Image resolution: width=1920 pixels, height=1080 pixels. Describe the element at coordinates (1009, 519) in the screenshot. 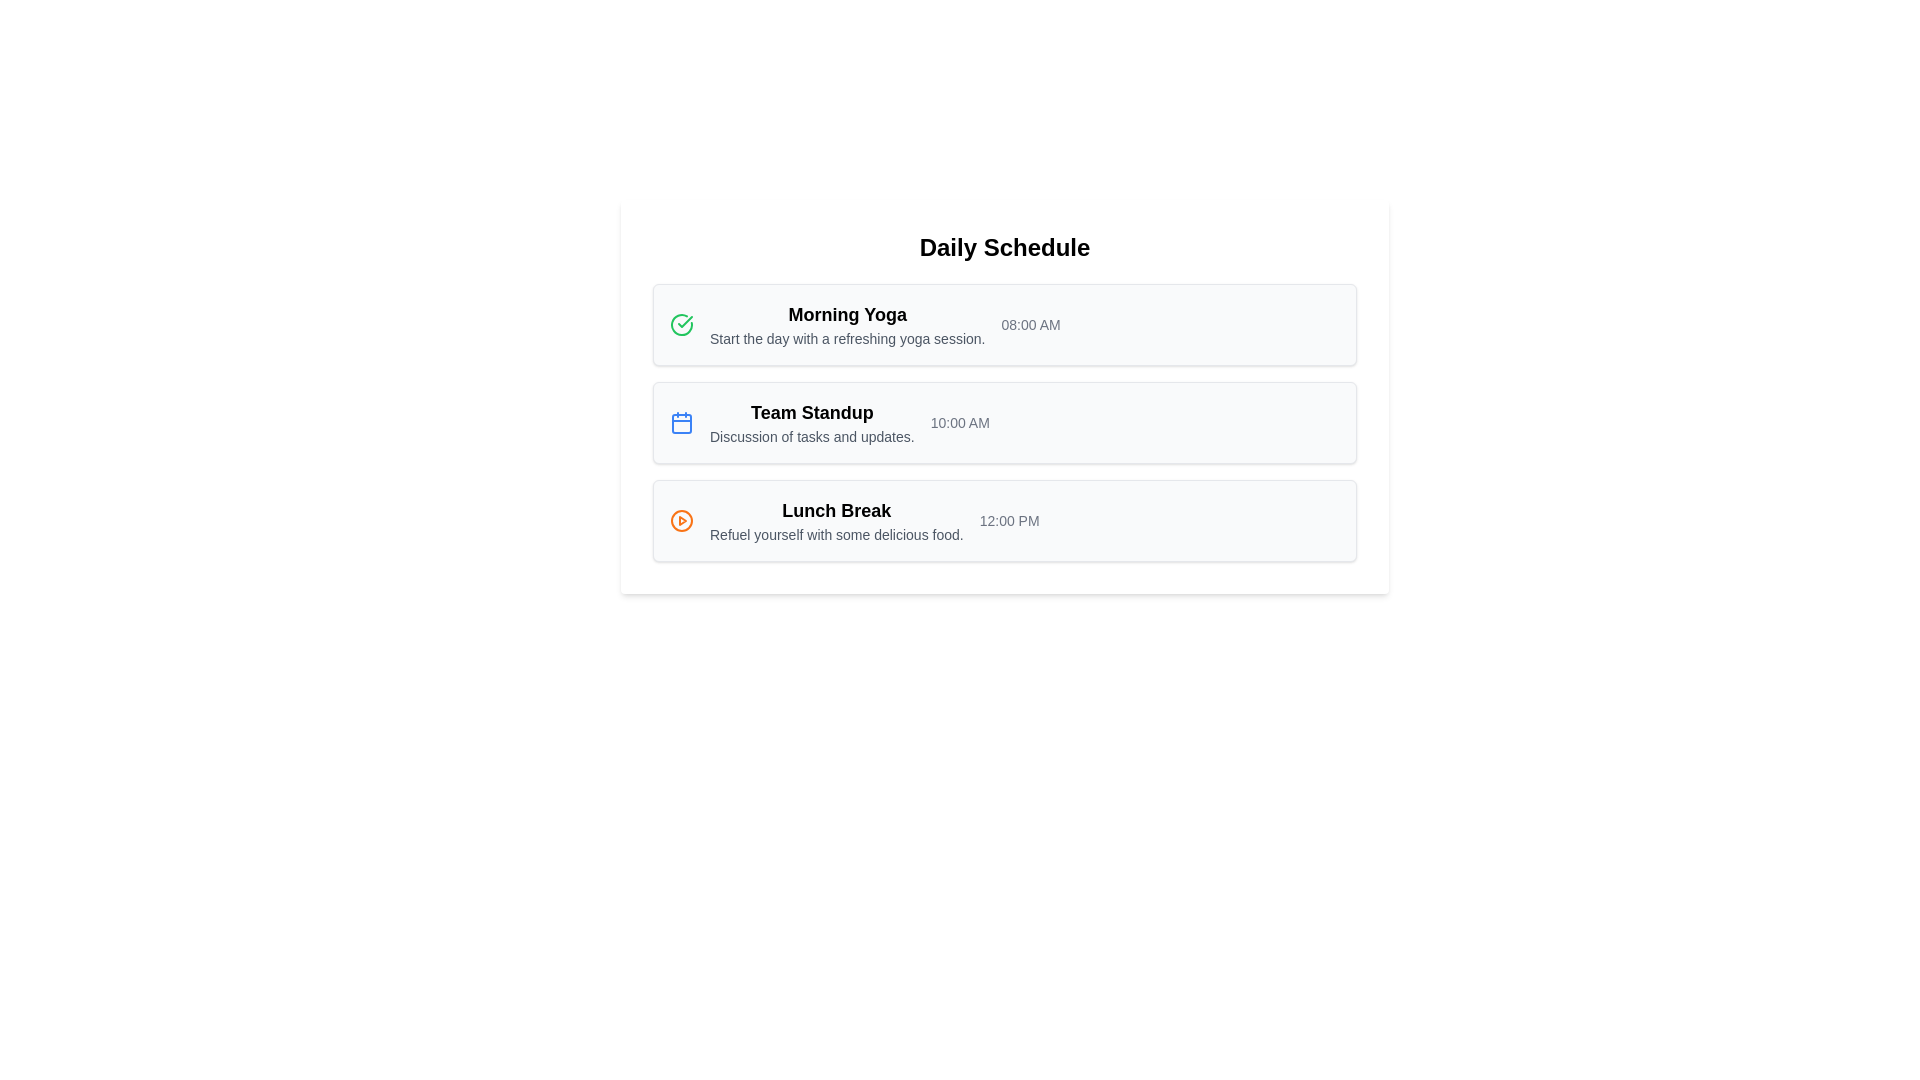

I see `the static text label displaying the time for the lunch break event in the daily schedule` at that location.